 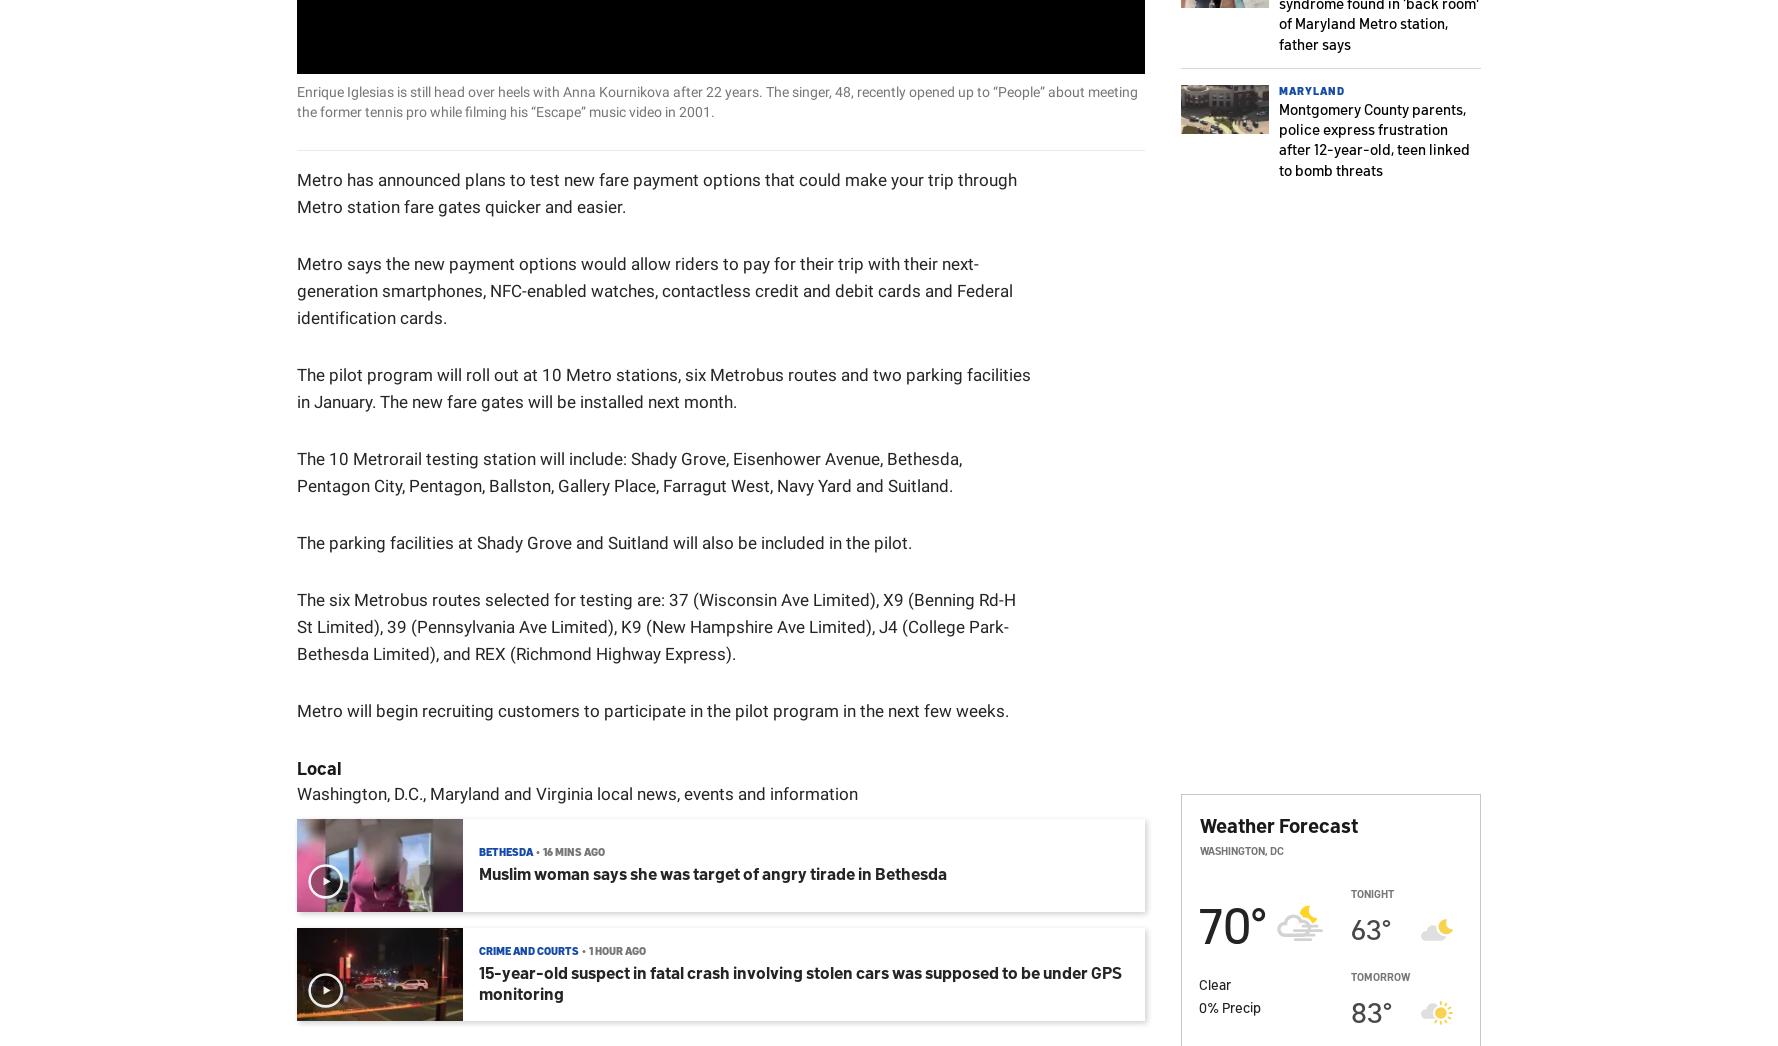 What do you see at coordinates (800, 980) in the screenshot?
I see `'15-year-old suspect in fatal crash involving stolen cars was supposed to be under GPS monitoring'` at bounding box center [800, 980].